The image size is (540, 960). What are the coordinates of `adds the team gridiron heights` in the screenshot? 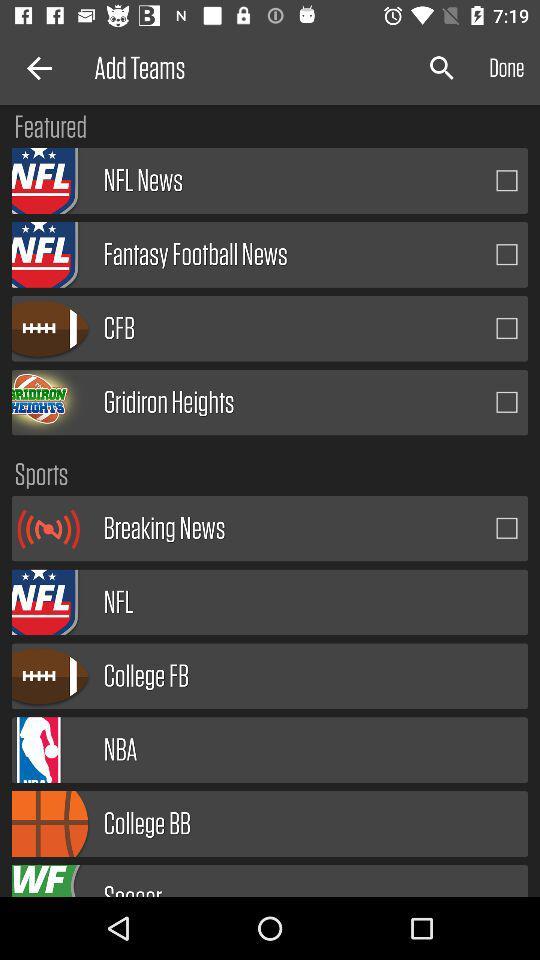 It's located at (507, 401).